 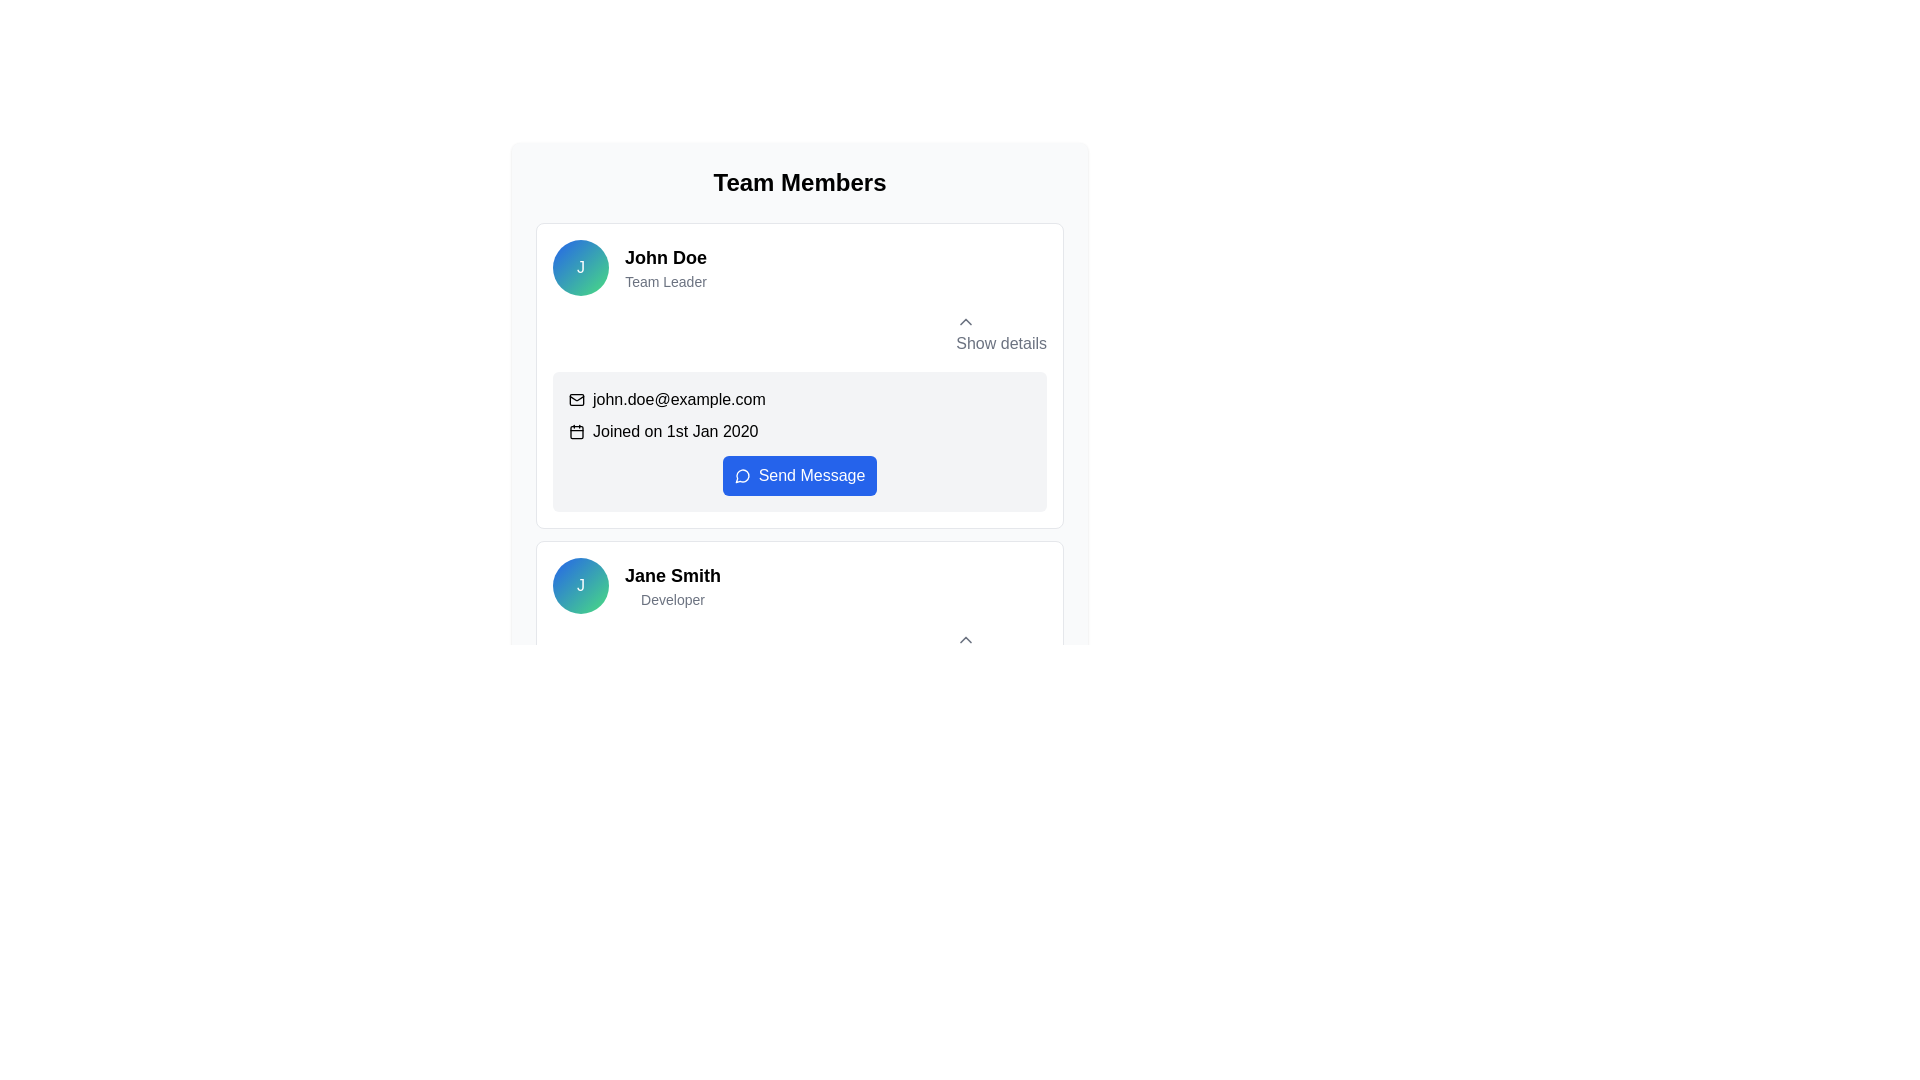 What do you see at coordinates (575, 400) in the screenshot?
I see `the email icon located to the left of the email address 'john.doe@example.com' in the user card for 'John Doe'` at bounding box center [575, 400].